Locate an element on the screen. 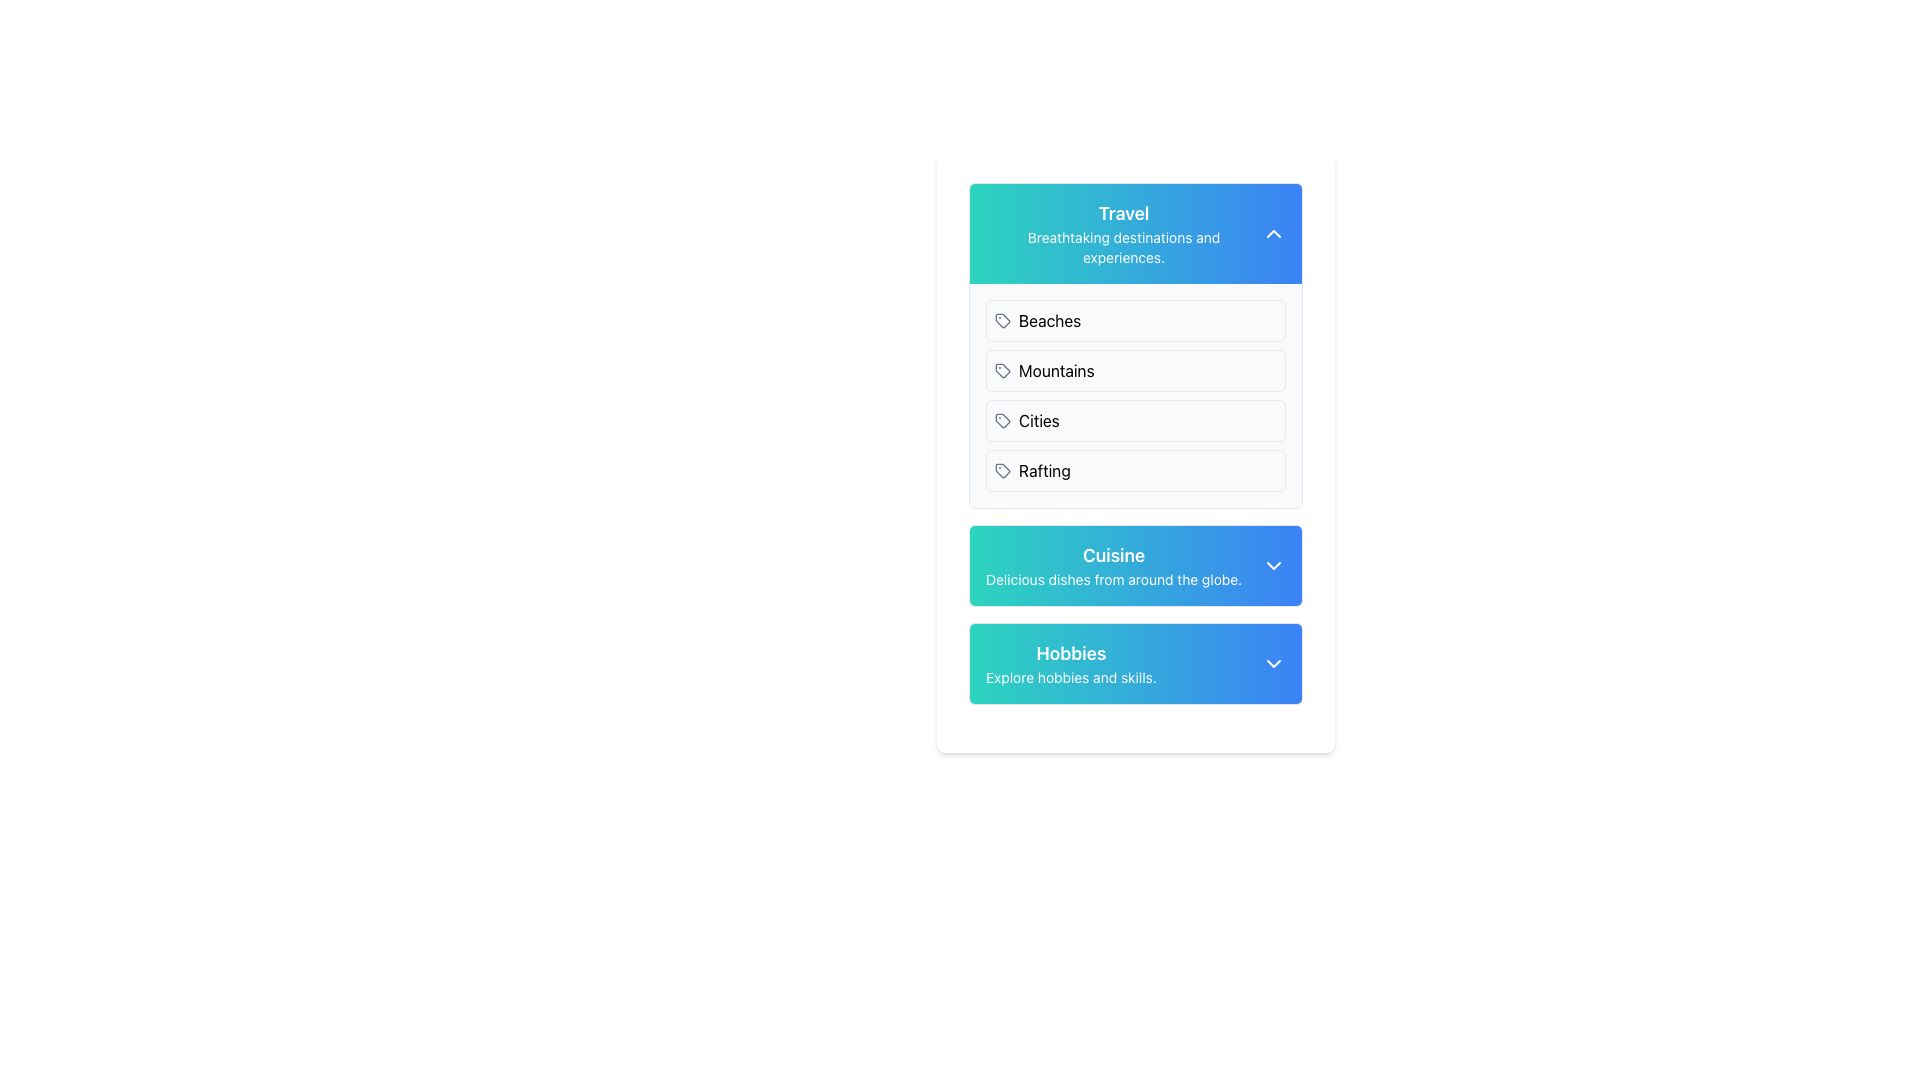 This screenshot has height=1080, width=1920. the 'Rafting' button located in the 'Travel' section, positioned between the 'Cities' button above and the 'Cuisine' section below, to observe the hover effects is located at coordinates (1136, 470).